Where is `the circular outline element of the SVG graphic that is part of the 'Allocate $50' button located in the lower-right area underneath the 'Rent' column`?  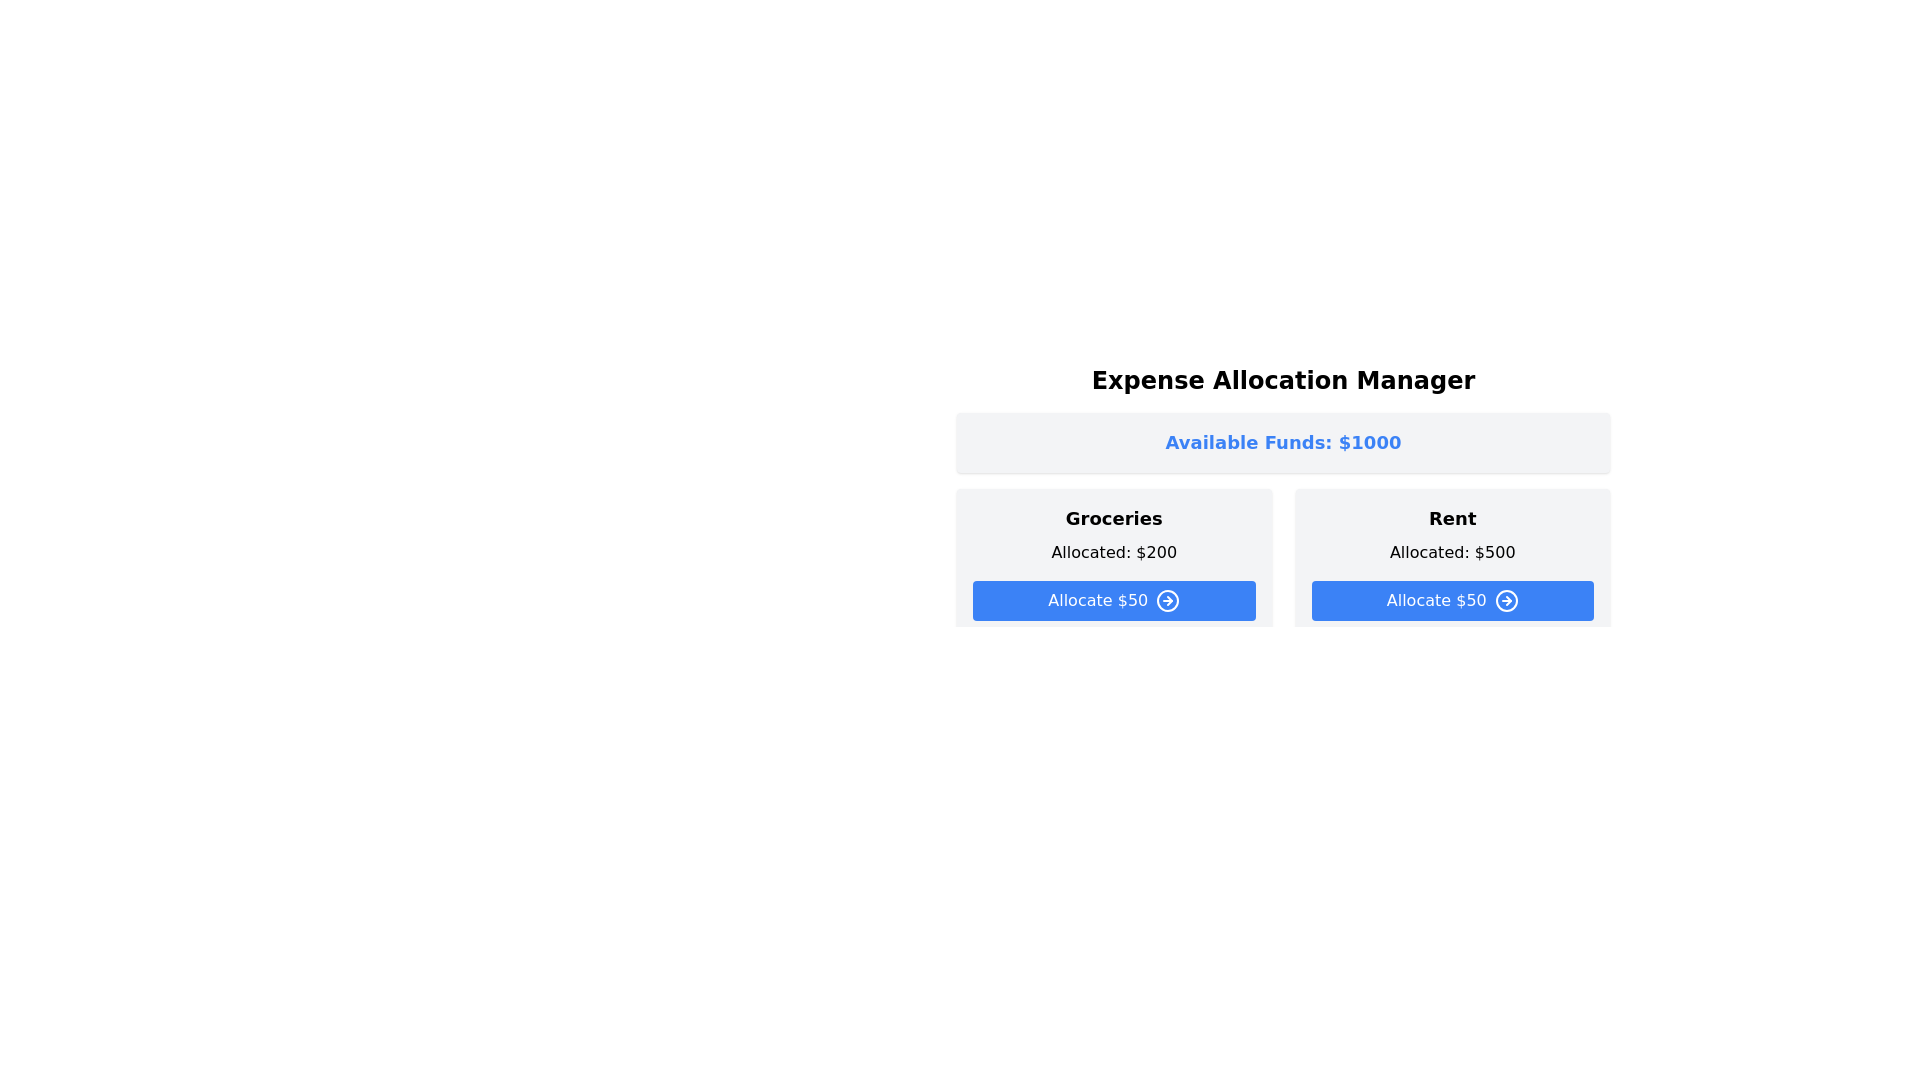 the circular outline element of the SVG graphic that is part of the 'Allocate $50' button located in the lower-right area underneath the 'Rent' column is located at coordinates (1168, 771).